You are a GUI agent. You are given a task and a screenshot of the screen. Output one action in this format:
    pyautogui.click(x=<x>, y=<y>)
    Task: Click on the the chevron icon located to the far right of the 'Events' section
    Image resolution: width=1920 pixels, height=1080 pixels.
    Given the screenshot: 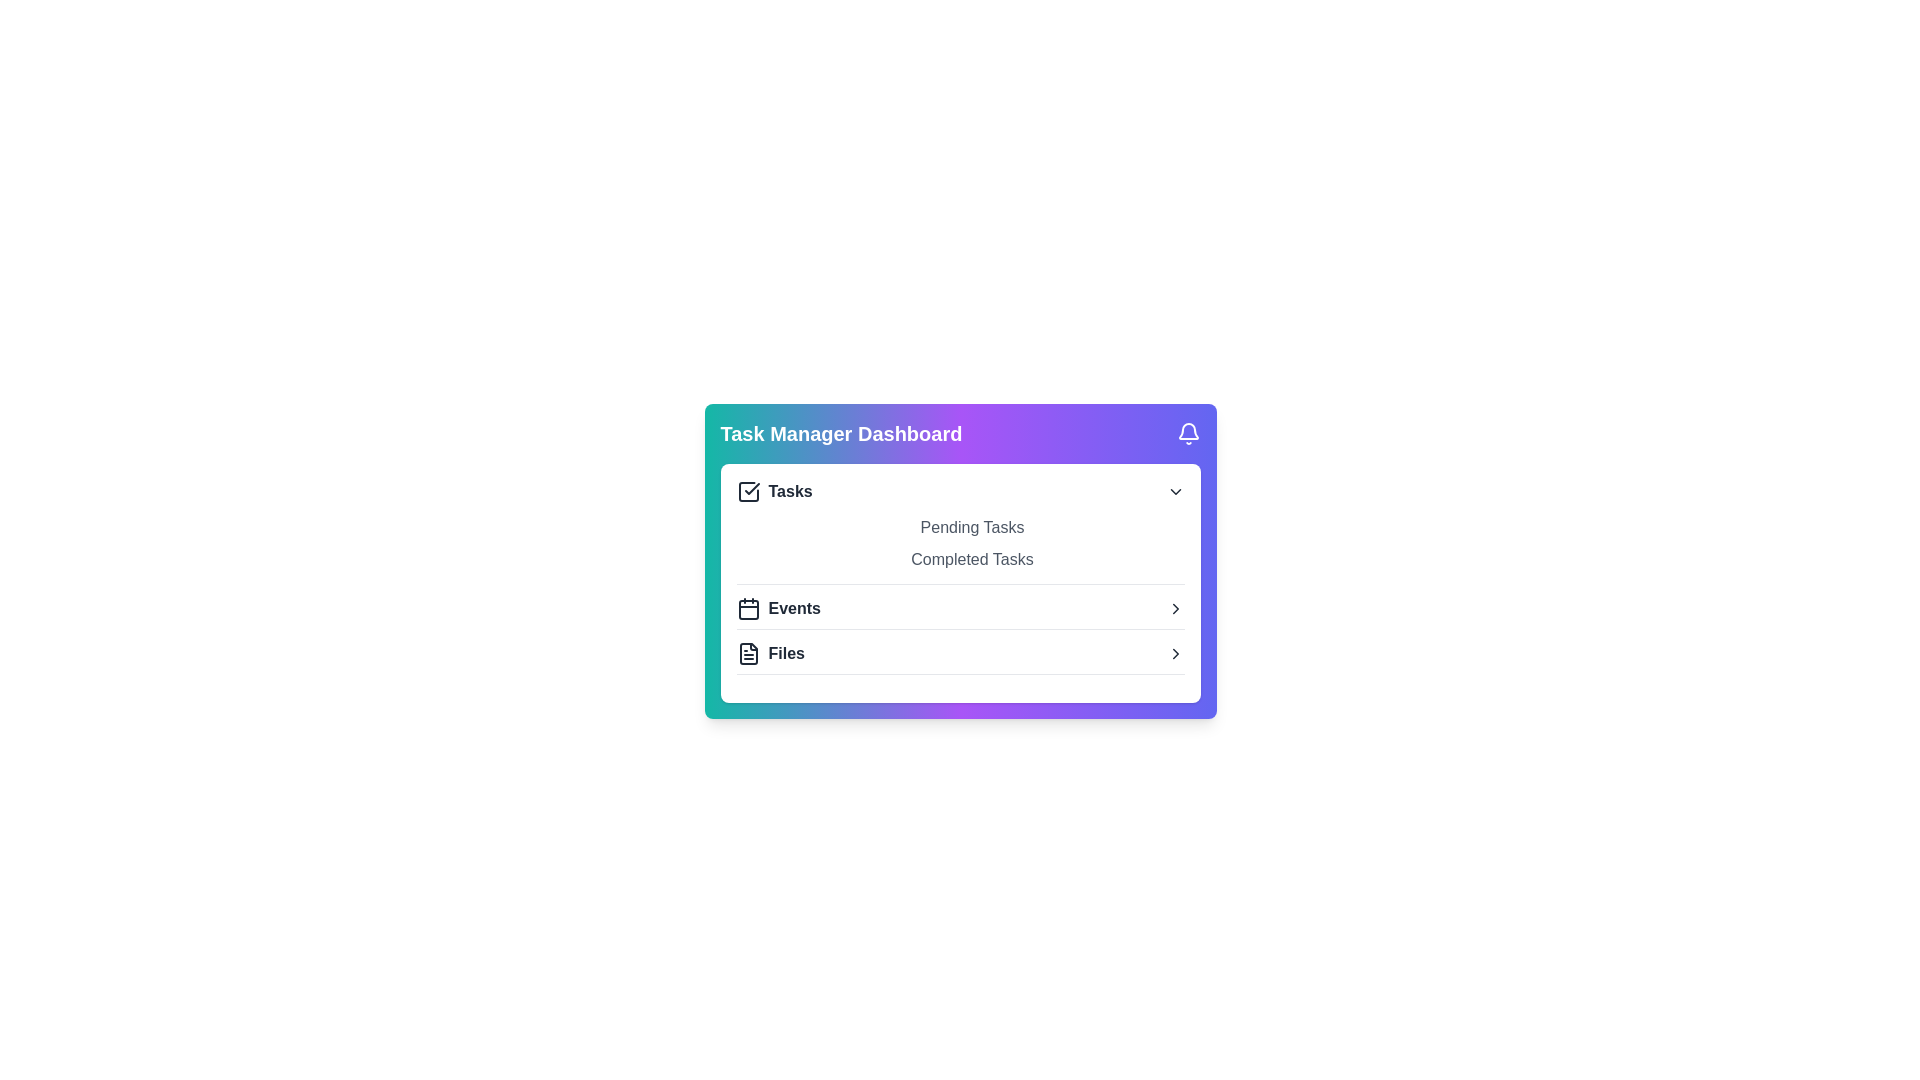 What is the action you would take?
    pyautogui.click(x=1175, y=608)
    